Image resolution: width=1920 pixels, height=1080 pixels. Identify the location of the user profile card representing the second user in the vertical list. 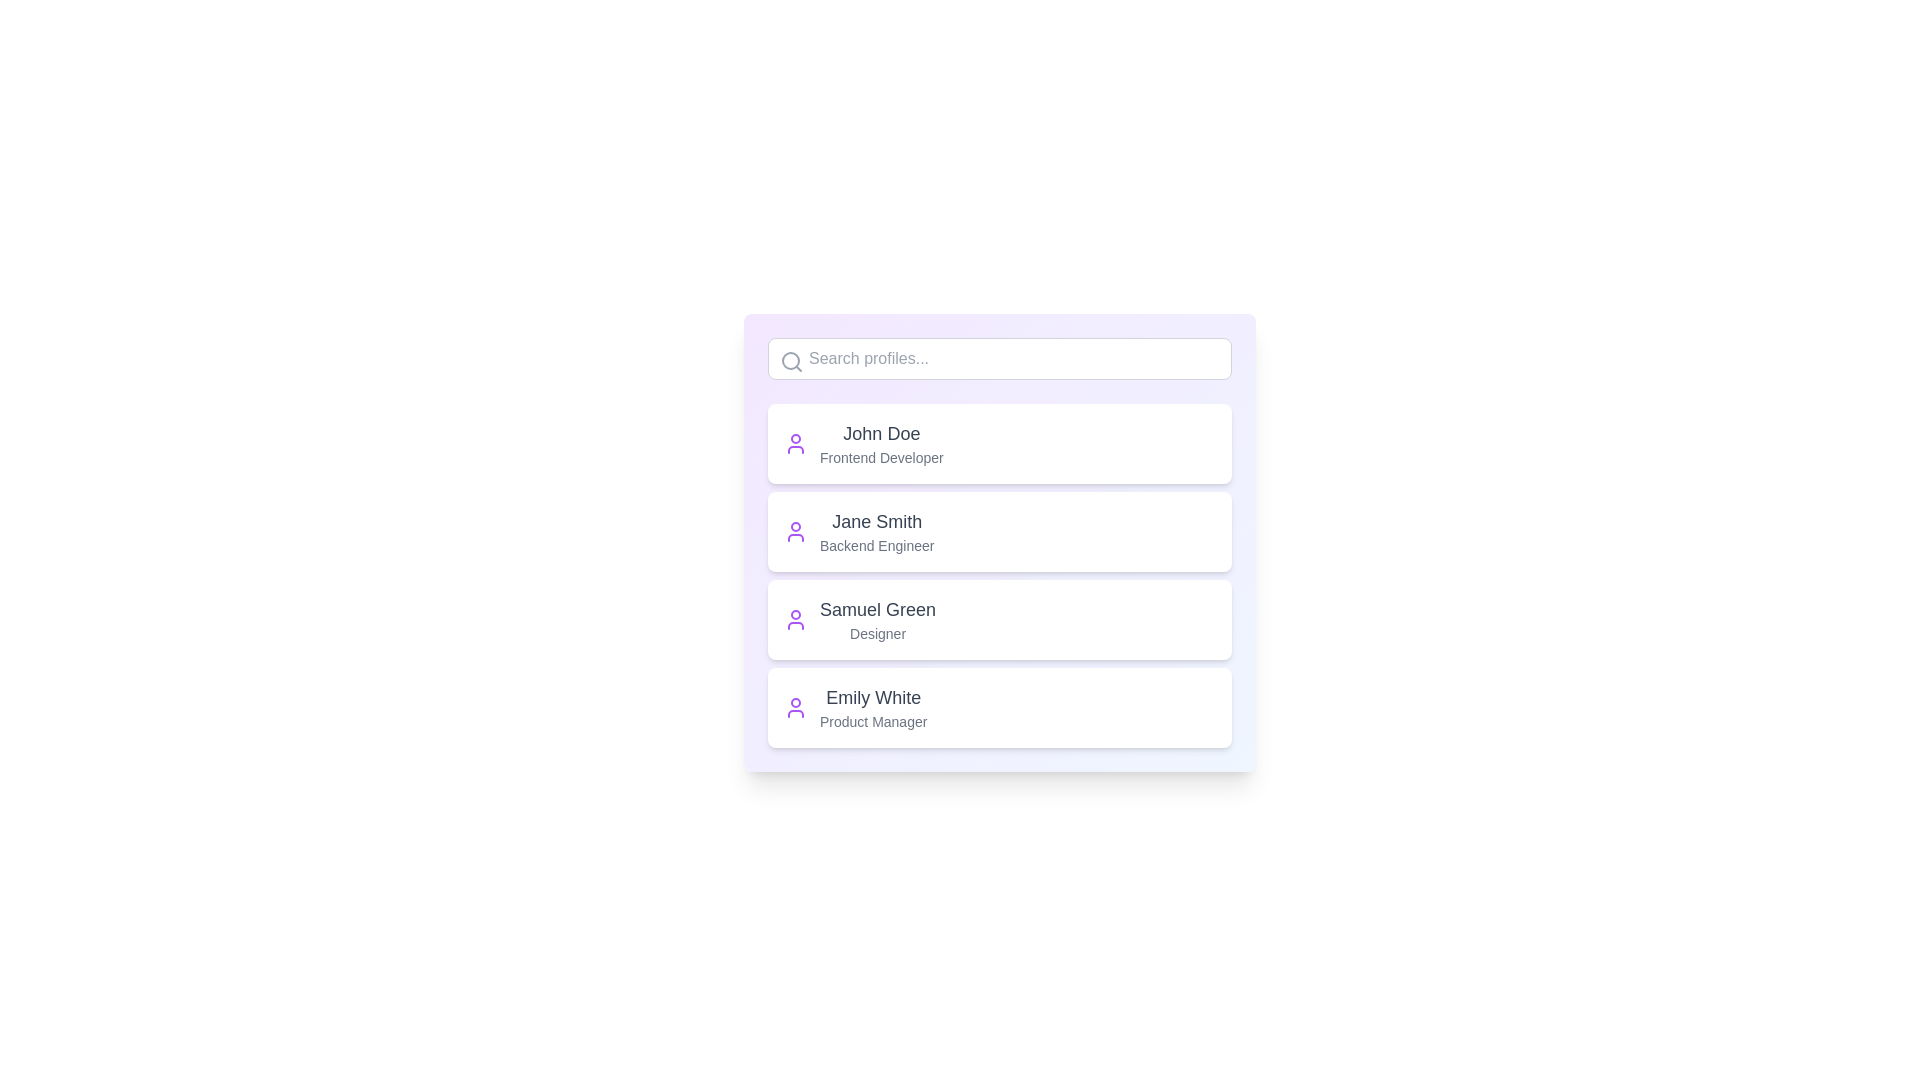
(999, 531).